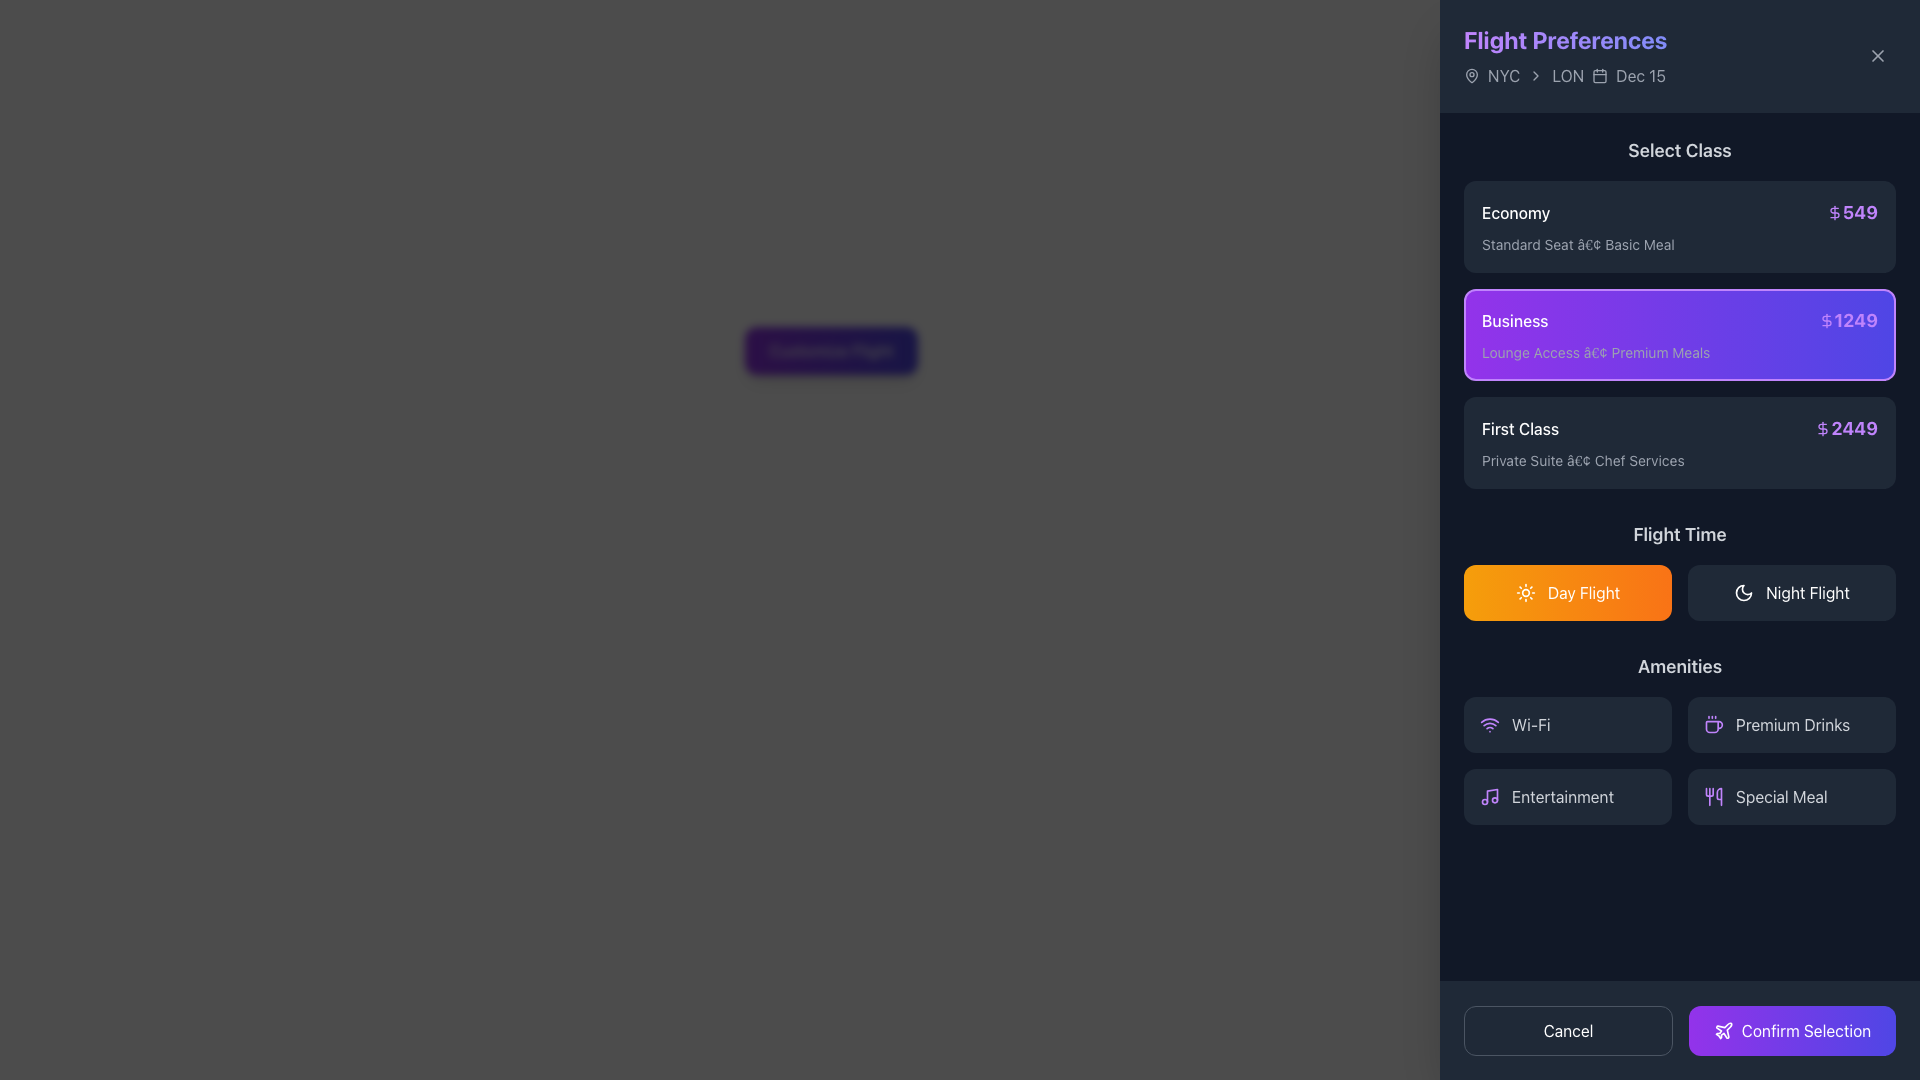  I want to click on the informational text label describing the benefits of the 'Business' travel class option, located in the 'Select Class' section of the 'Flight Preferences' interface, below the text 'Business' and the price '$1249', so click(1680, 352).